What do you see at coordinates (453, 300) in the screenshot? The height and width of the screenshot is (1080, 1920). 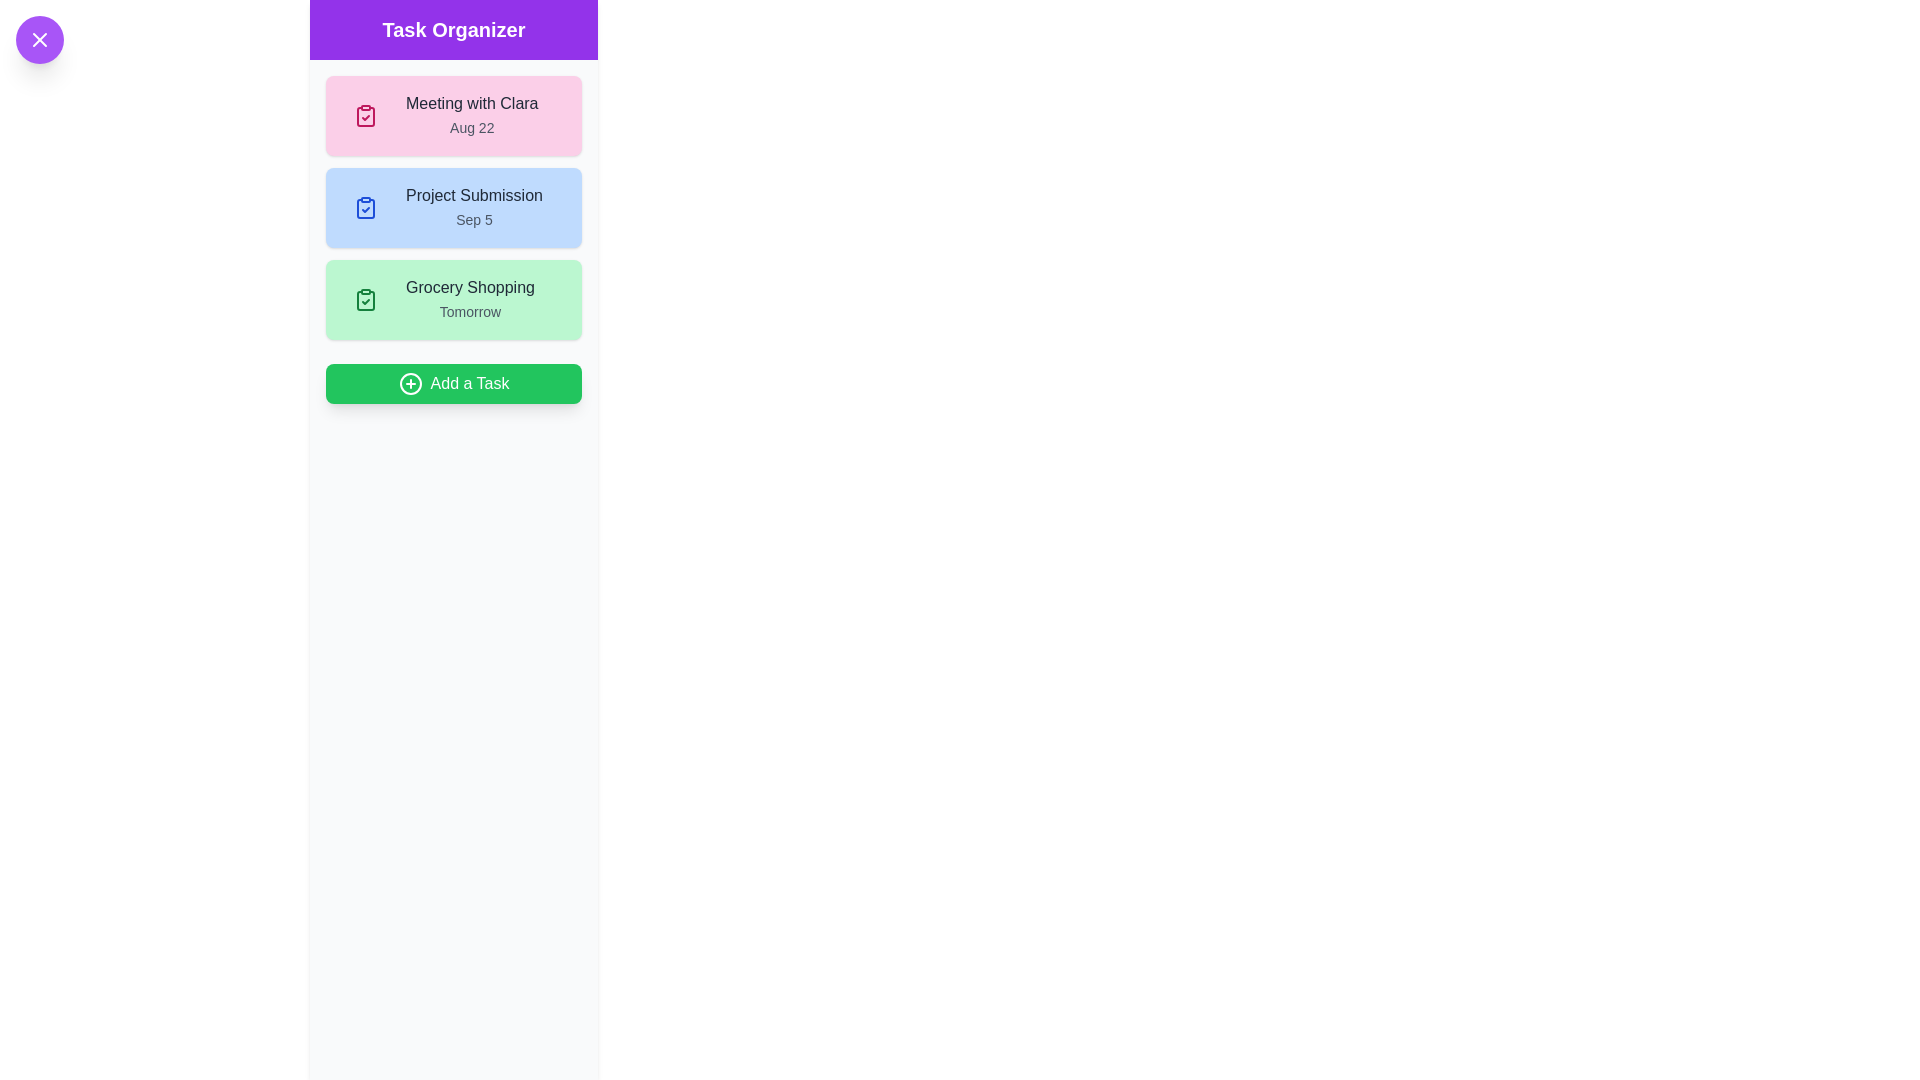 I see `the task Grocery Shopping from the list` at bounding box center [453, 300].